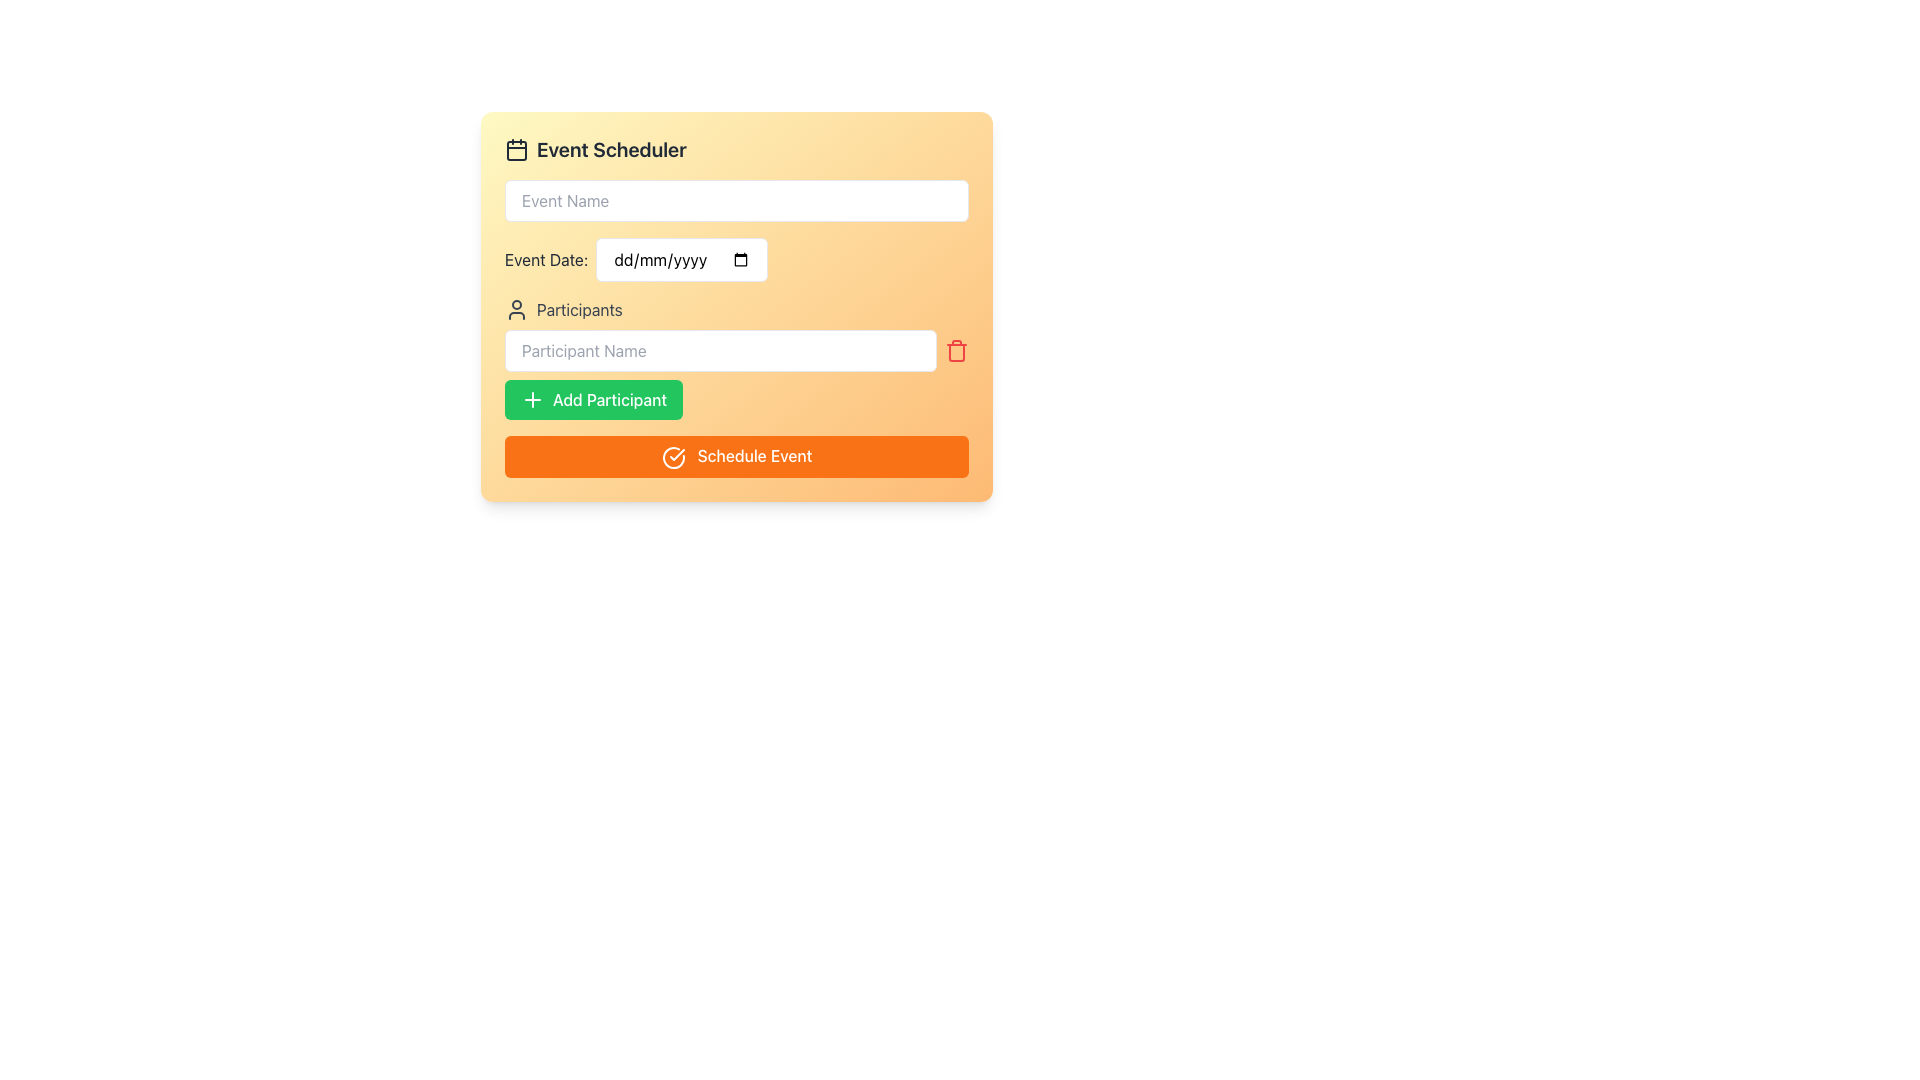 The image size is (1920, 1080). Describe the element at coordinates (955, 350) in the screenshot. I see `the trash icon button located at the right end of the 'Participants' input field in the Event Scheduler form` at that location.